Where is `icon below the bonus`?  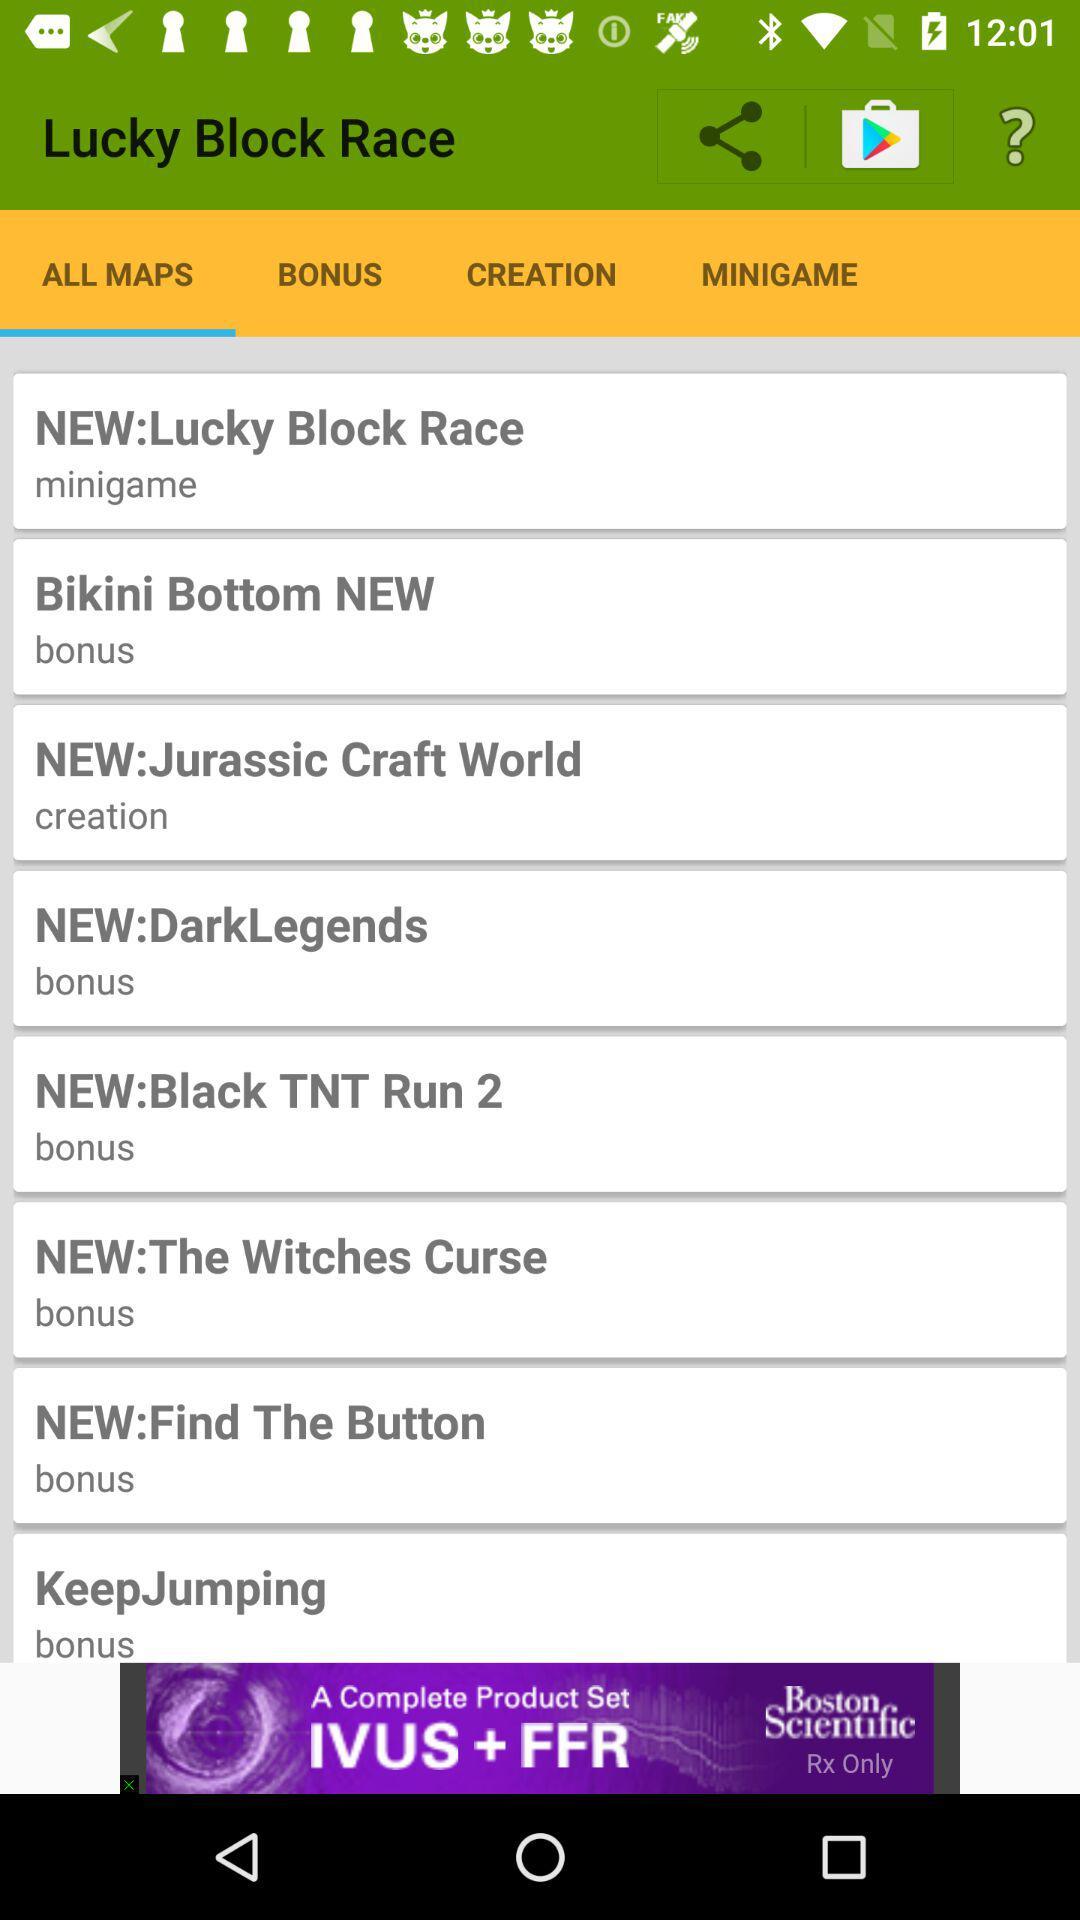
icon below the bonus is located at coordinates (137, 1775).